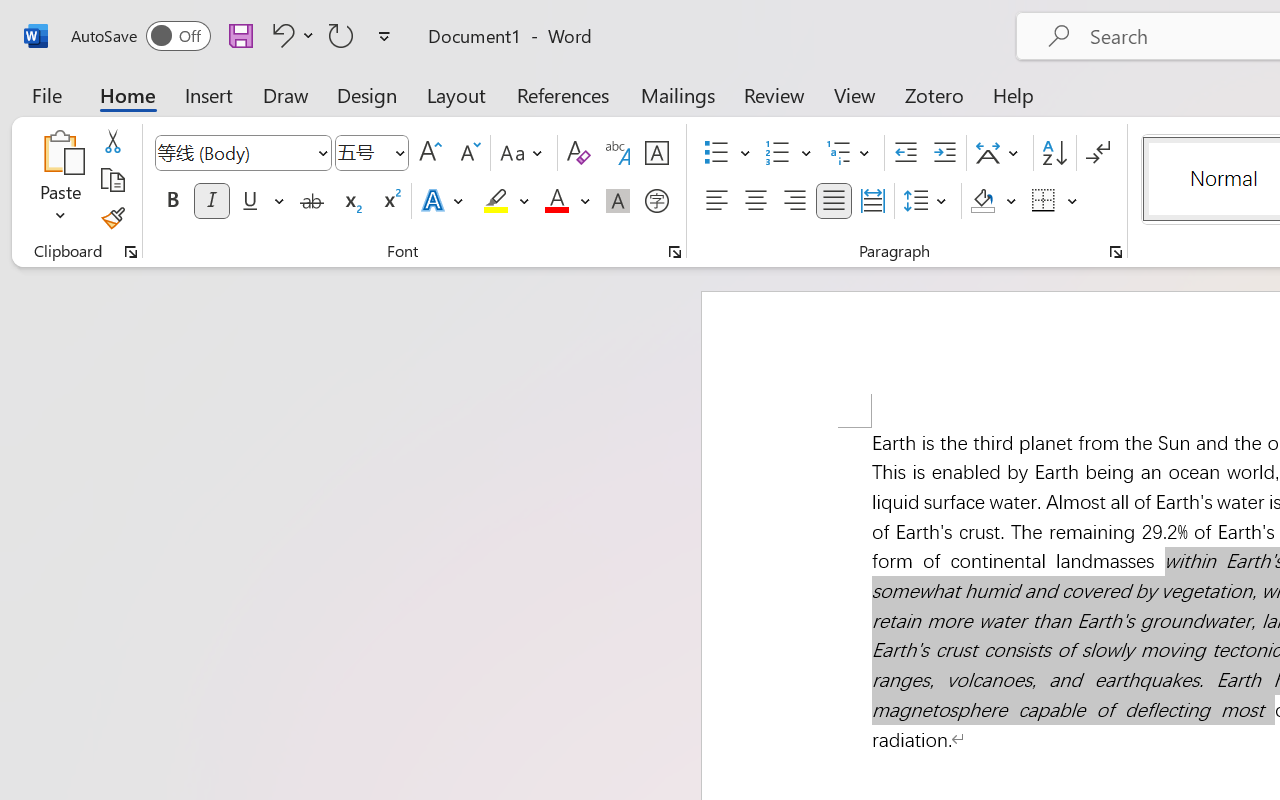 The image size is (1280, 800). I want to click on 'Font...', so click(675, 251).